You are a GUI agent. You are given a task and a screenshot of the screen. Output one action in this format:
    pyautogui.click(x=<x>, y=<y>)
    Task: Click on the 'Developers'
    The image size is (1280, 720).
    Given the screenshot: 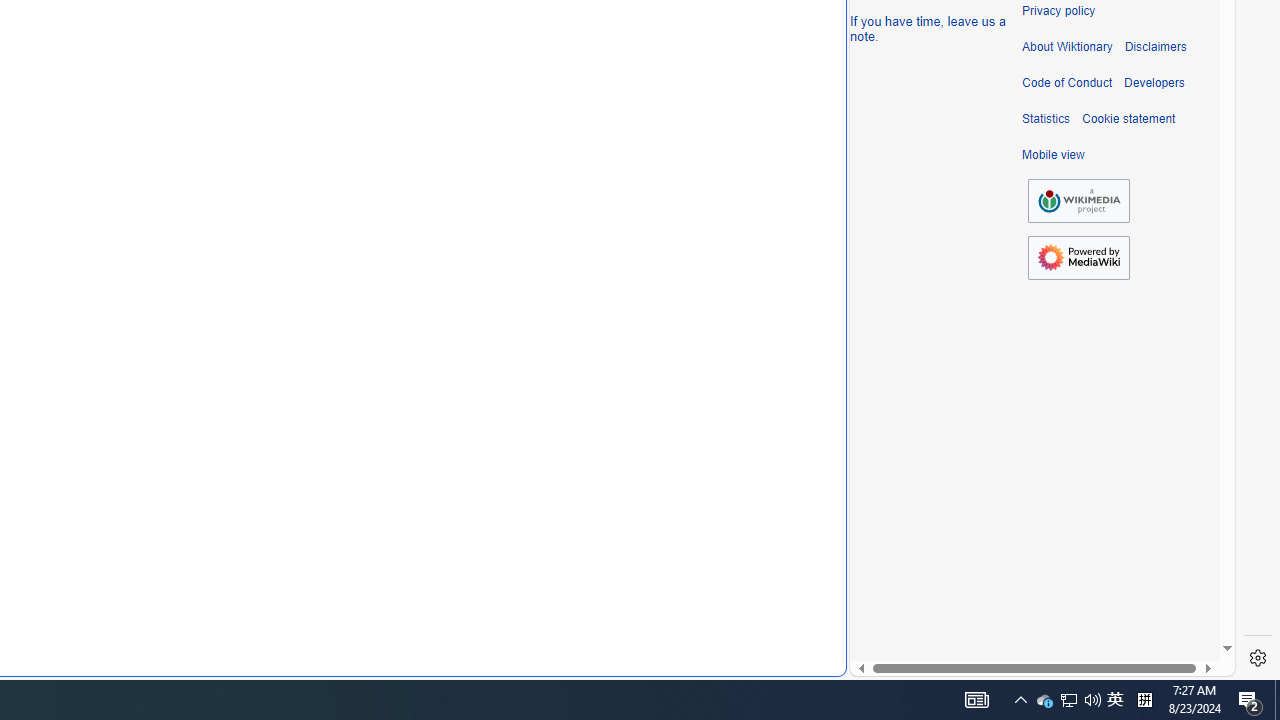 What is the action you would take?
    pyautogui.click(x=1154, y=82)
    